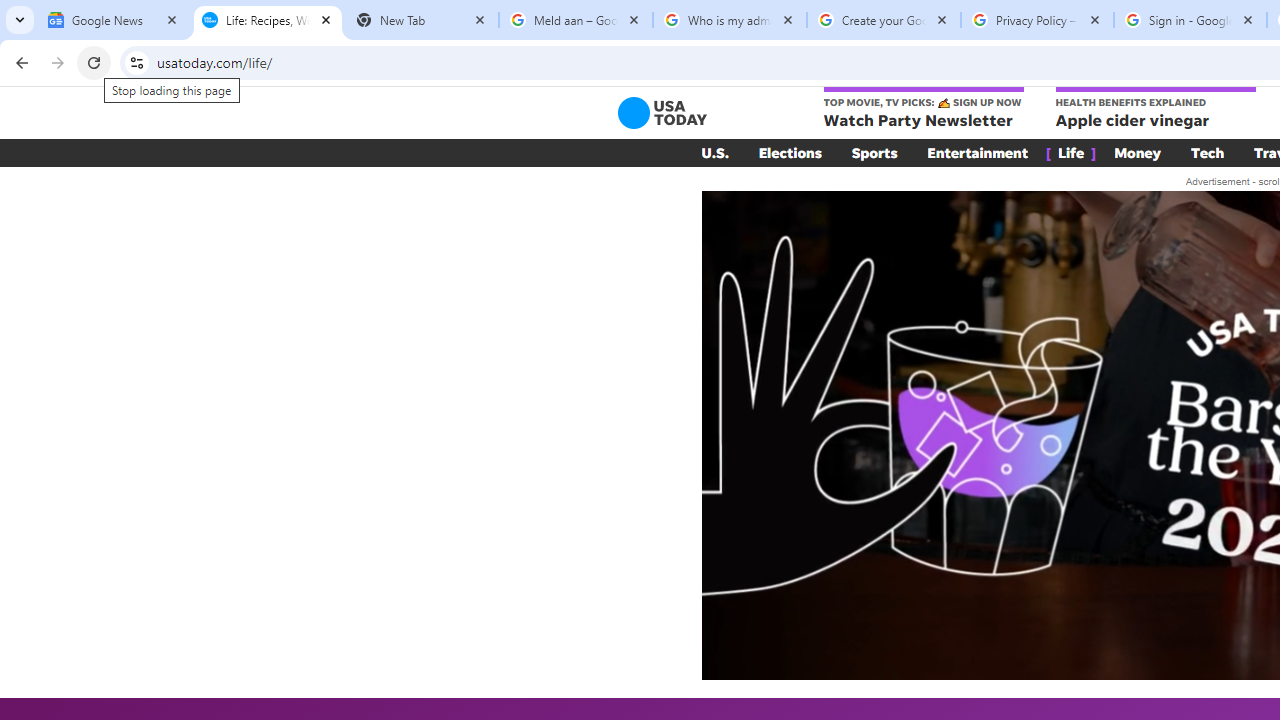 Image resolution: width=1280 pixels, height=720 pixels. I want to click on 'Life: Recipes, Wellness & Horoscopes - USA TODAY', so click(267, 20).